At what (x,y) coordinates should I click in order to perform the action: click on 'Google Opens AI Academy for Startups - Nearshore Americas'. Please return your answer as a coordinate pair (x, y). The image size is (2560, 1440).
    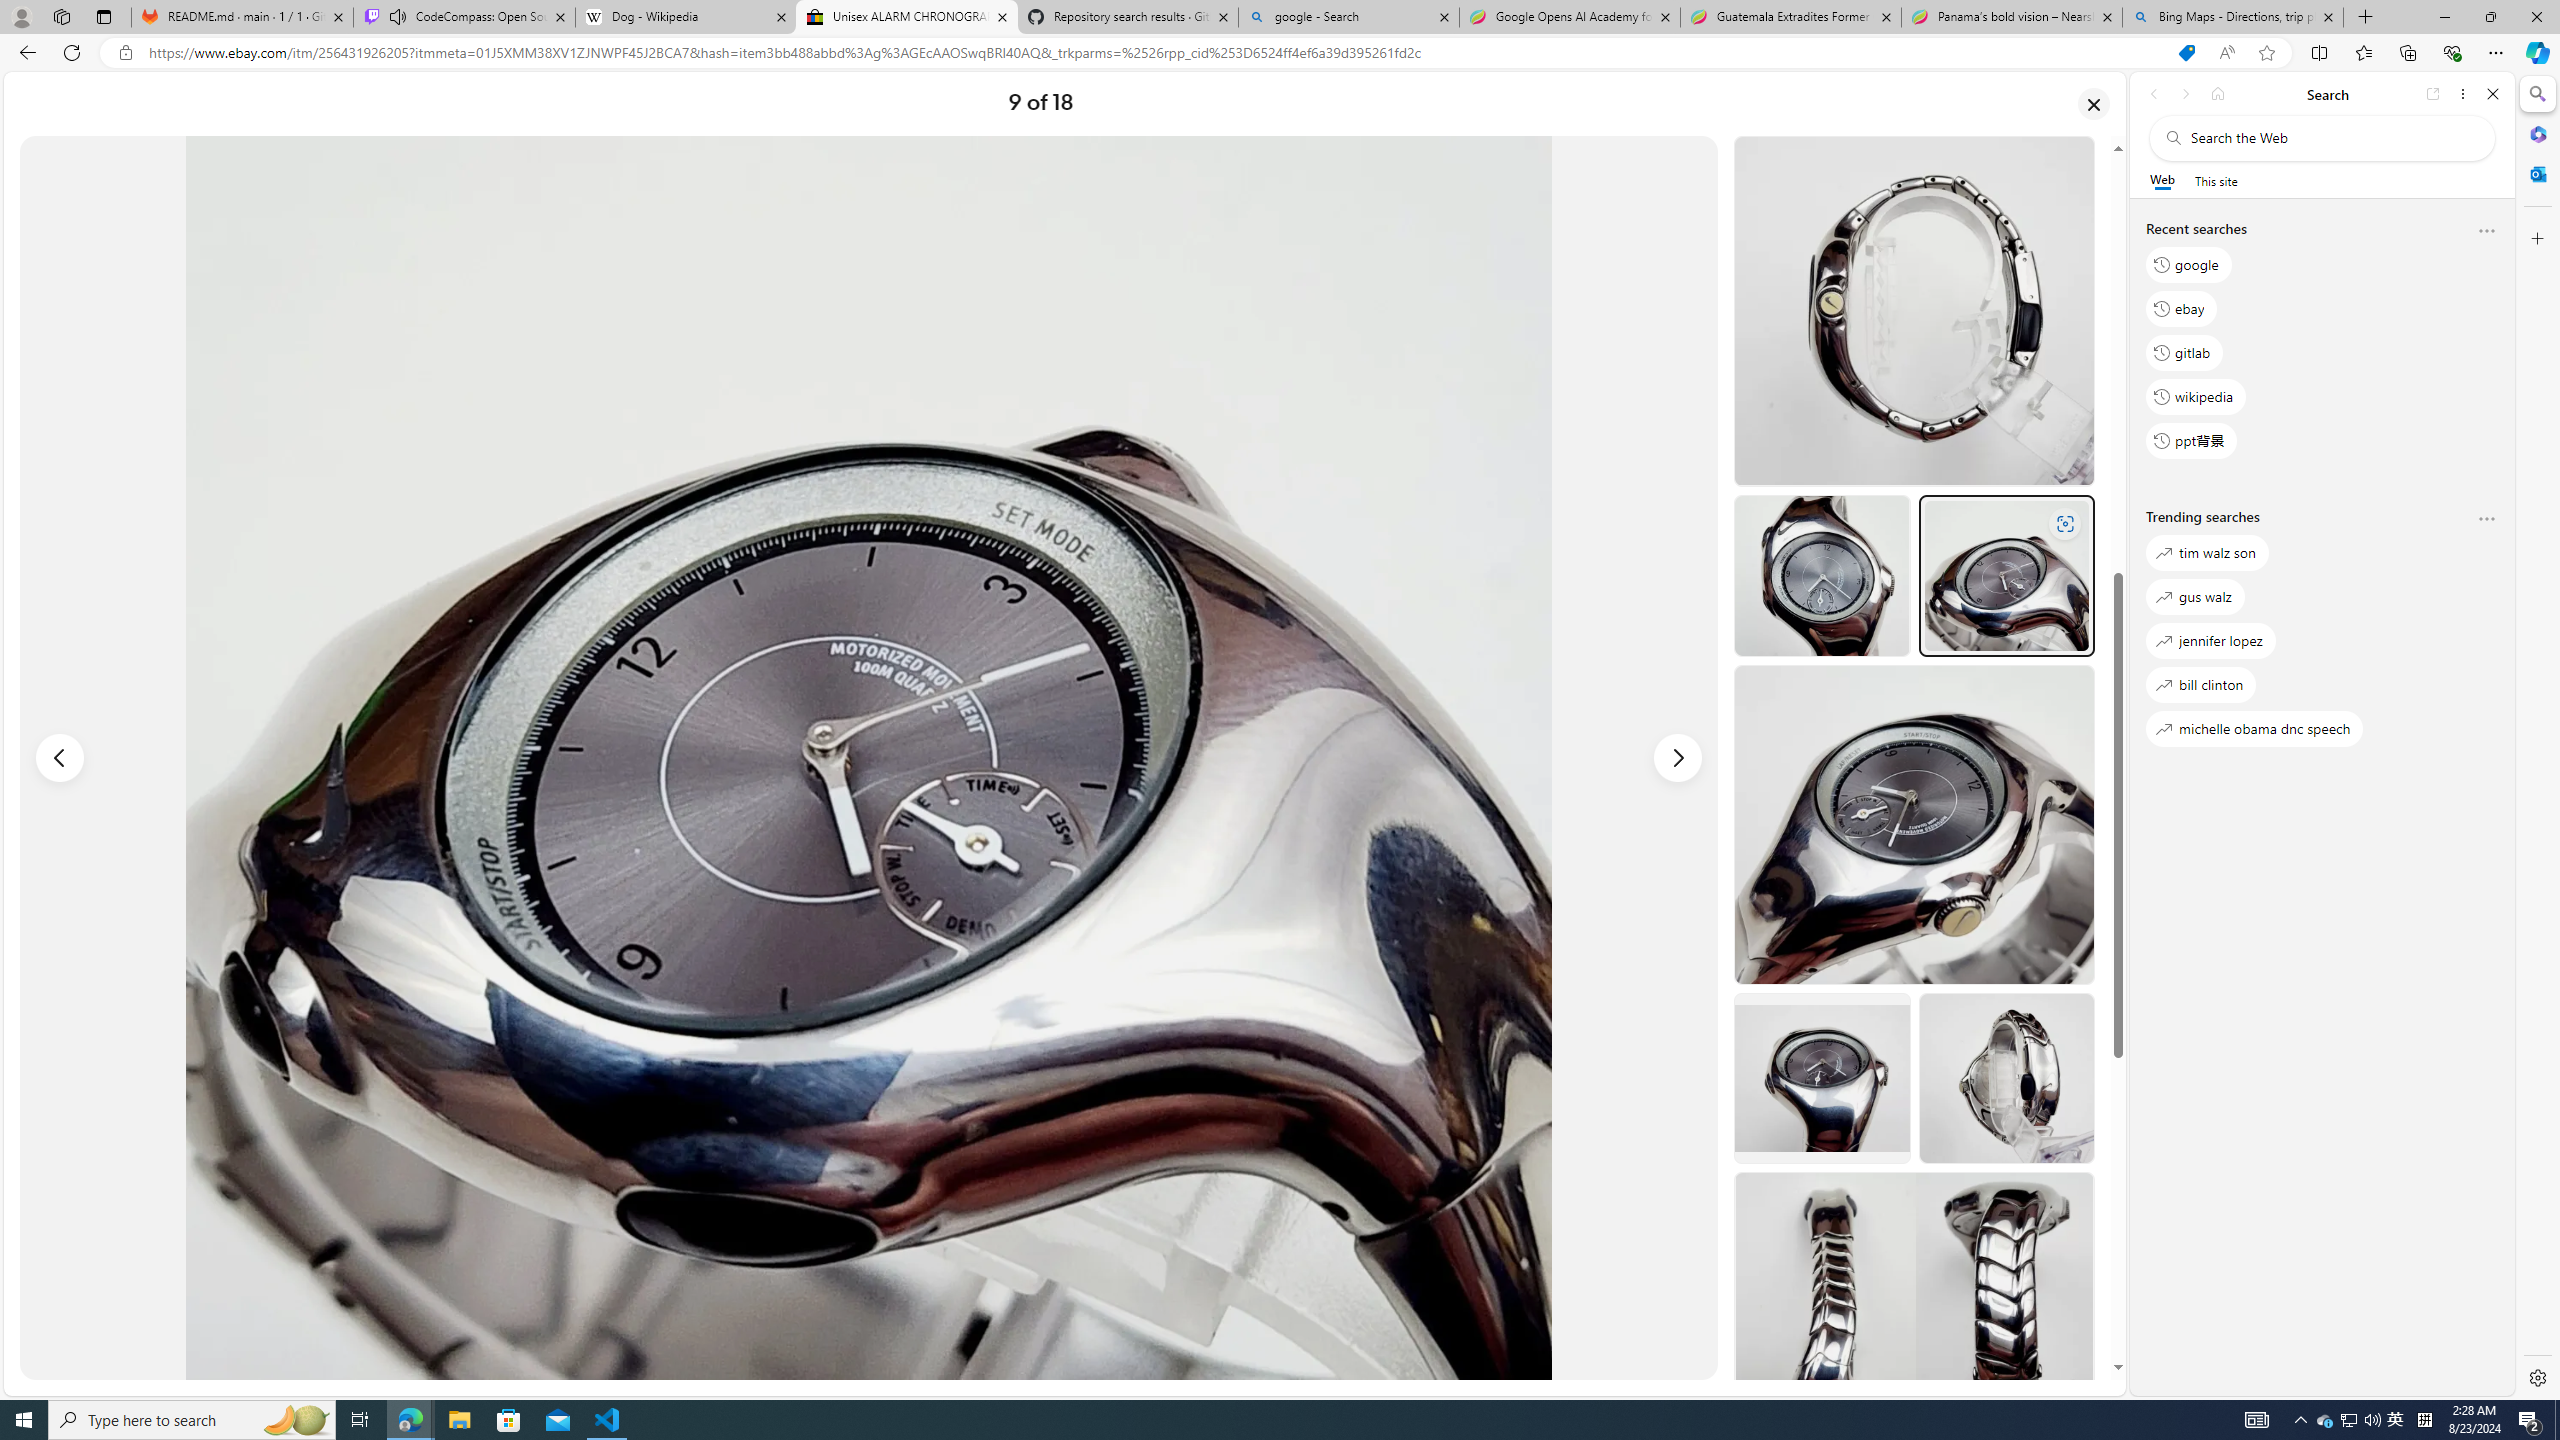
    Looking at the image, I should click on (1569, 16).